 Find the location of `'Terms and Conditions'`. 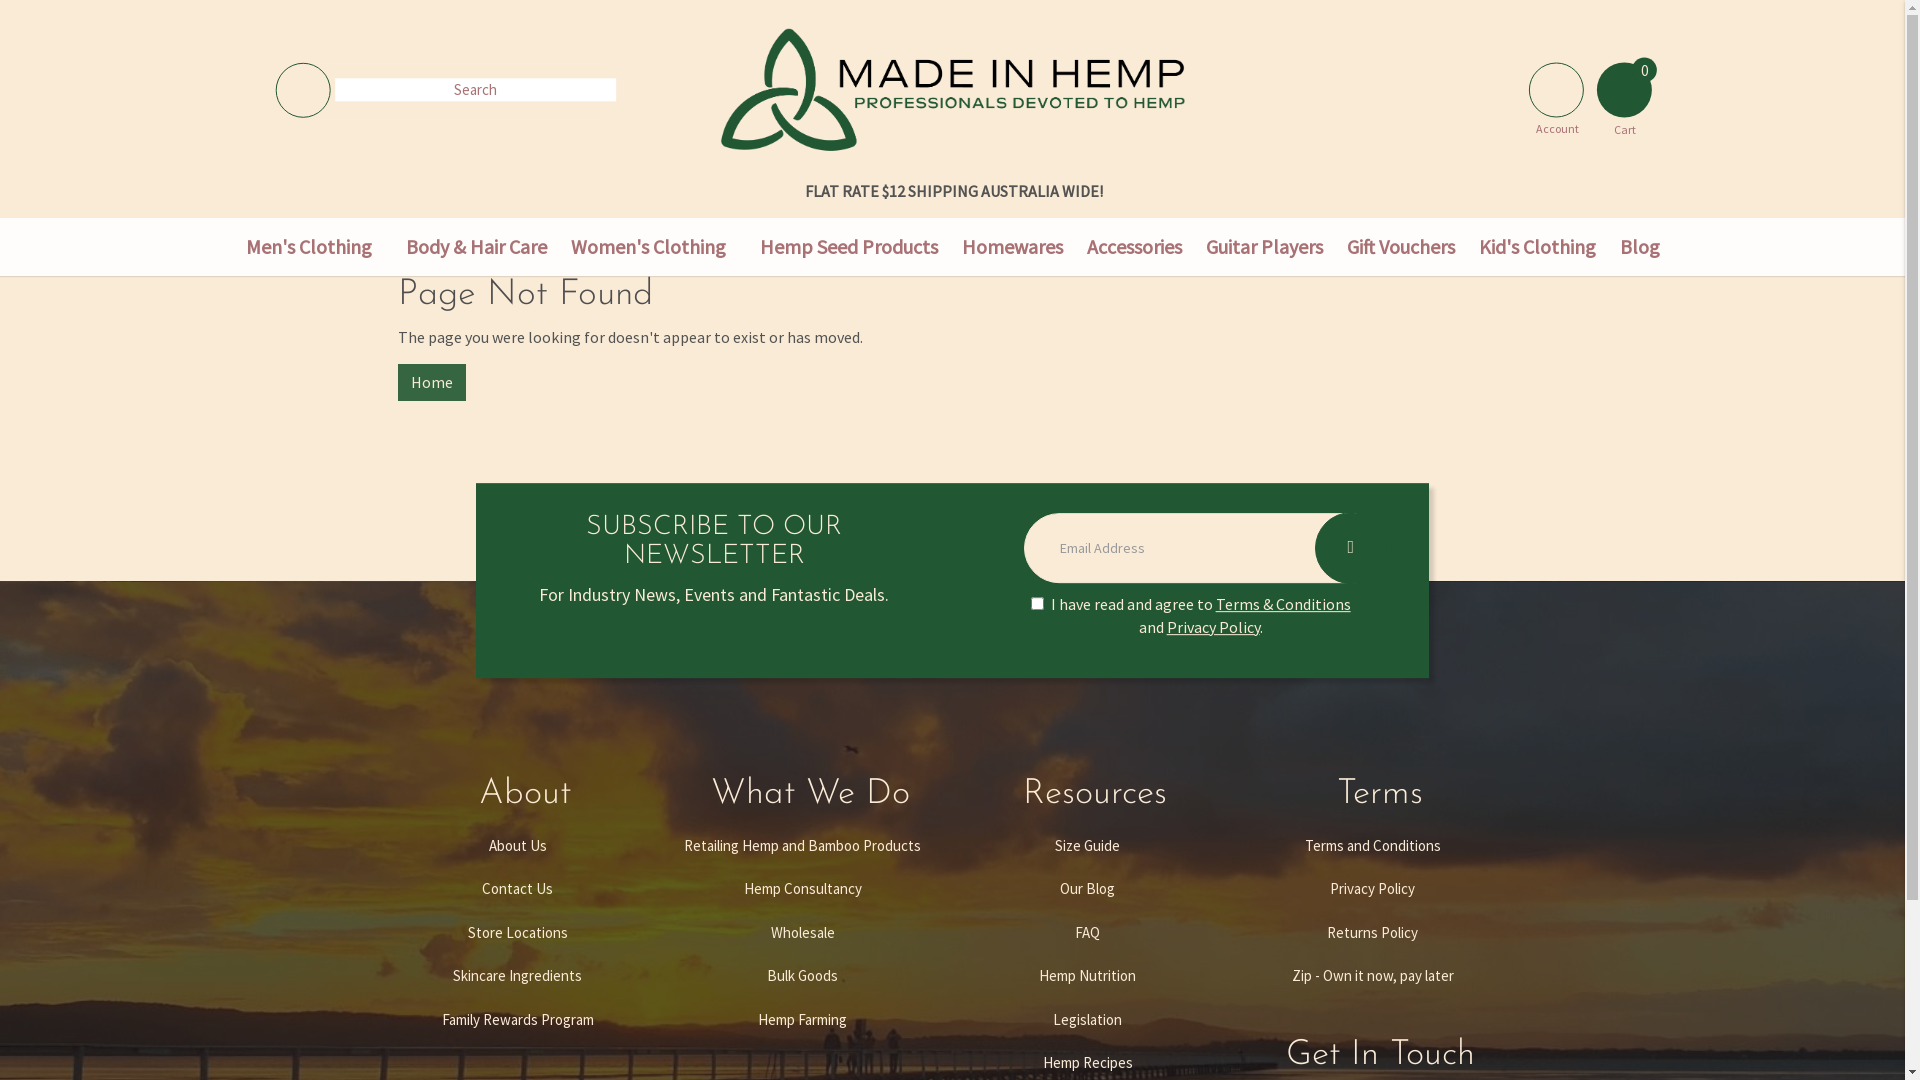

'Terms and Conditions' is located at coordinates (1371, 845).